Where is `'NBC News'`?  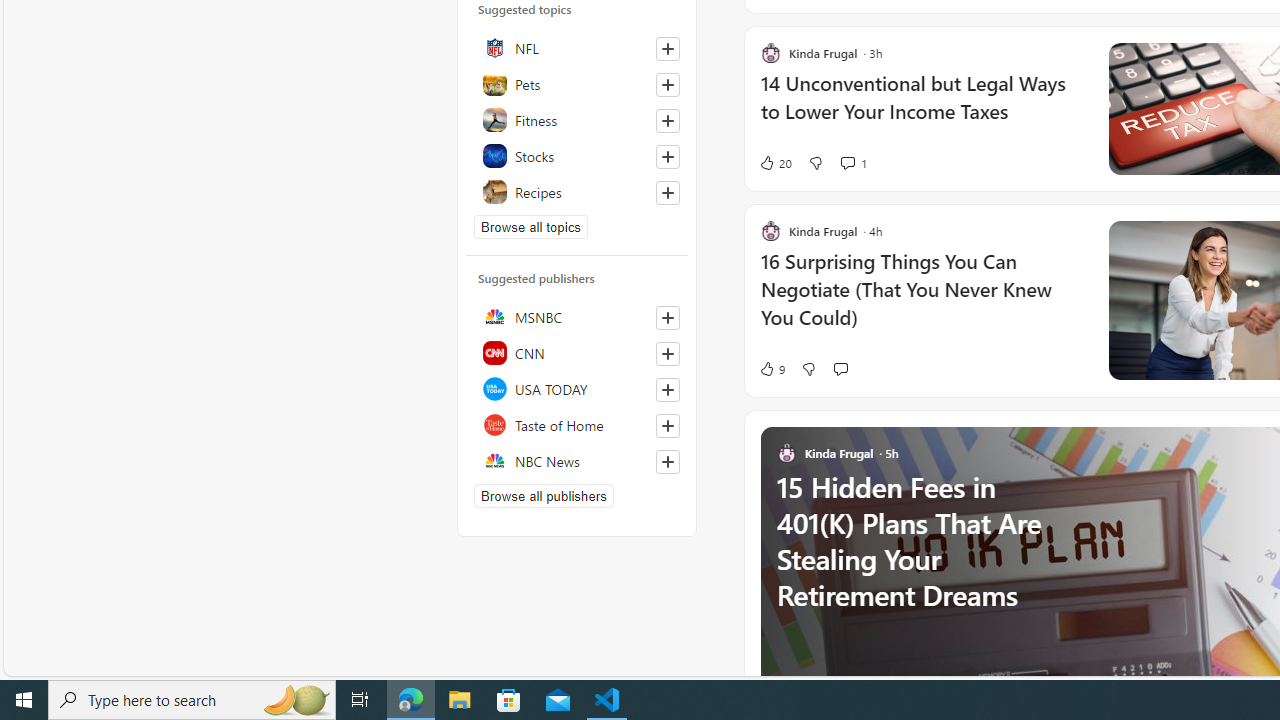
'NBC News' is located at coordinates (576, 461).